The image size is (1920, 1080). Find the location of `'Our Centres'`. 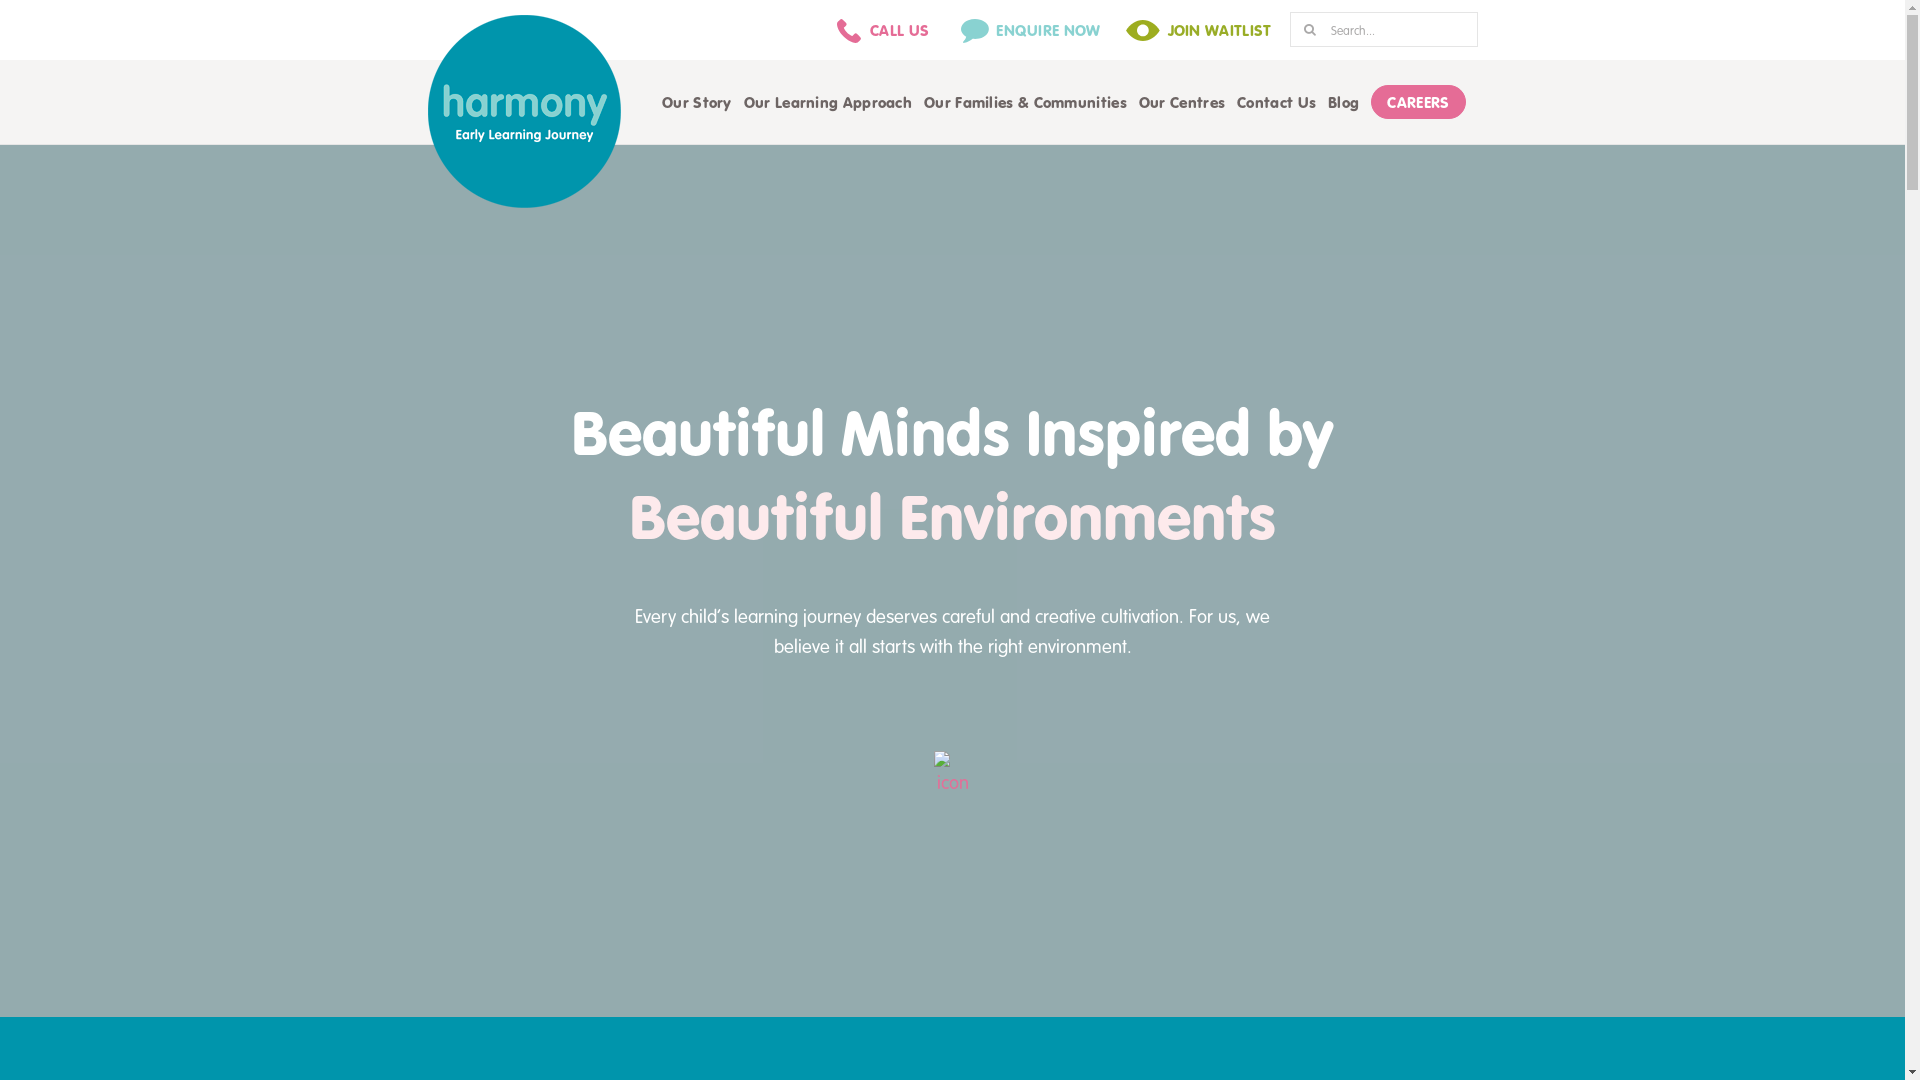

'Our Centres' is located at coordinates (1181, 101).